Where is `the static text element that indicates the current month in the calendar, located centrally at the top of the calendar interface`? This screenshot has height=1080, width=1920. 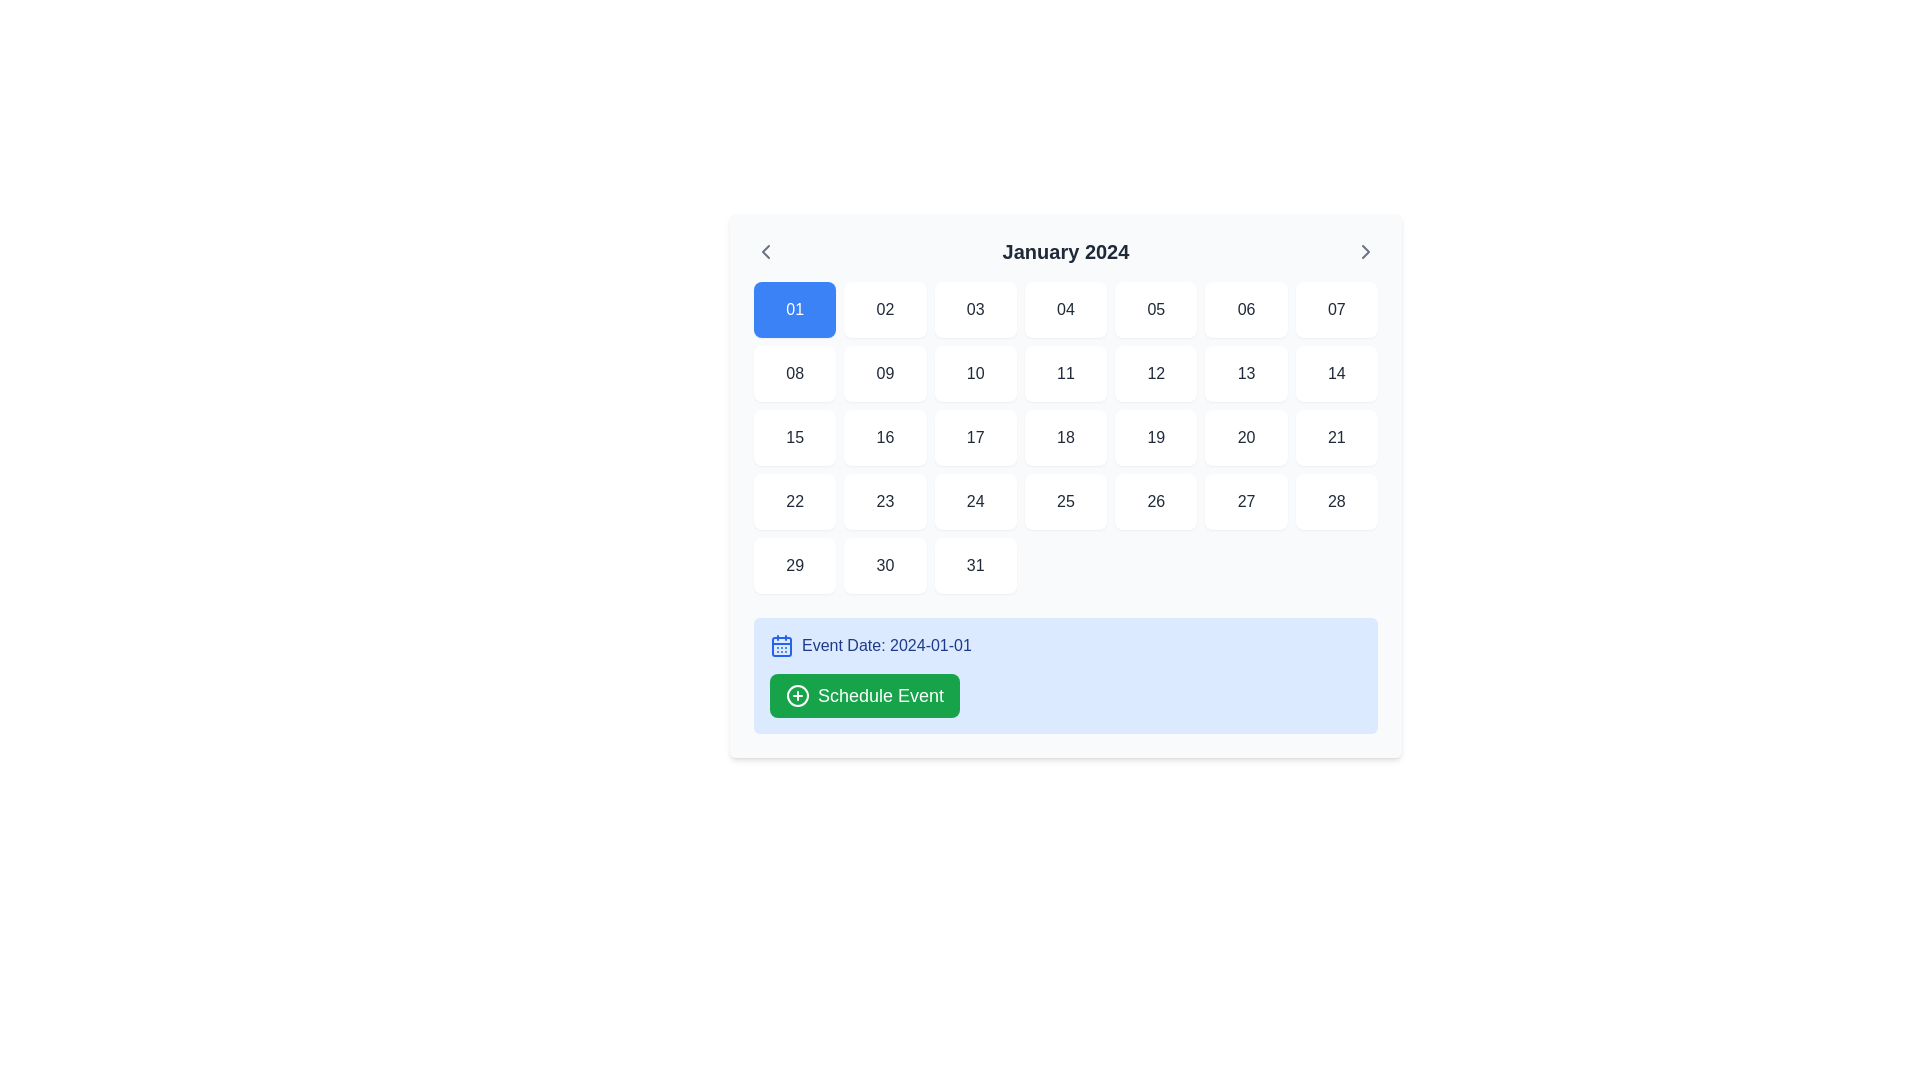 the static text element that indicates the current month in the calendar, located centrally at the top of the calendar interface is located at coordinates (1064, 250).